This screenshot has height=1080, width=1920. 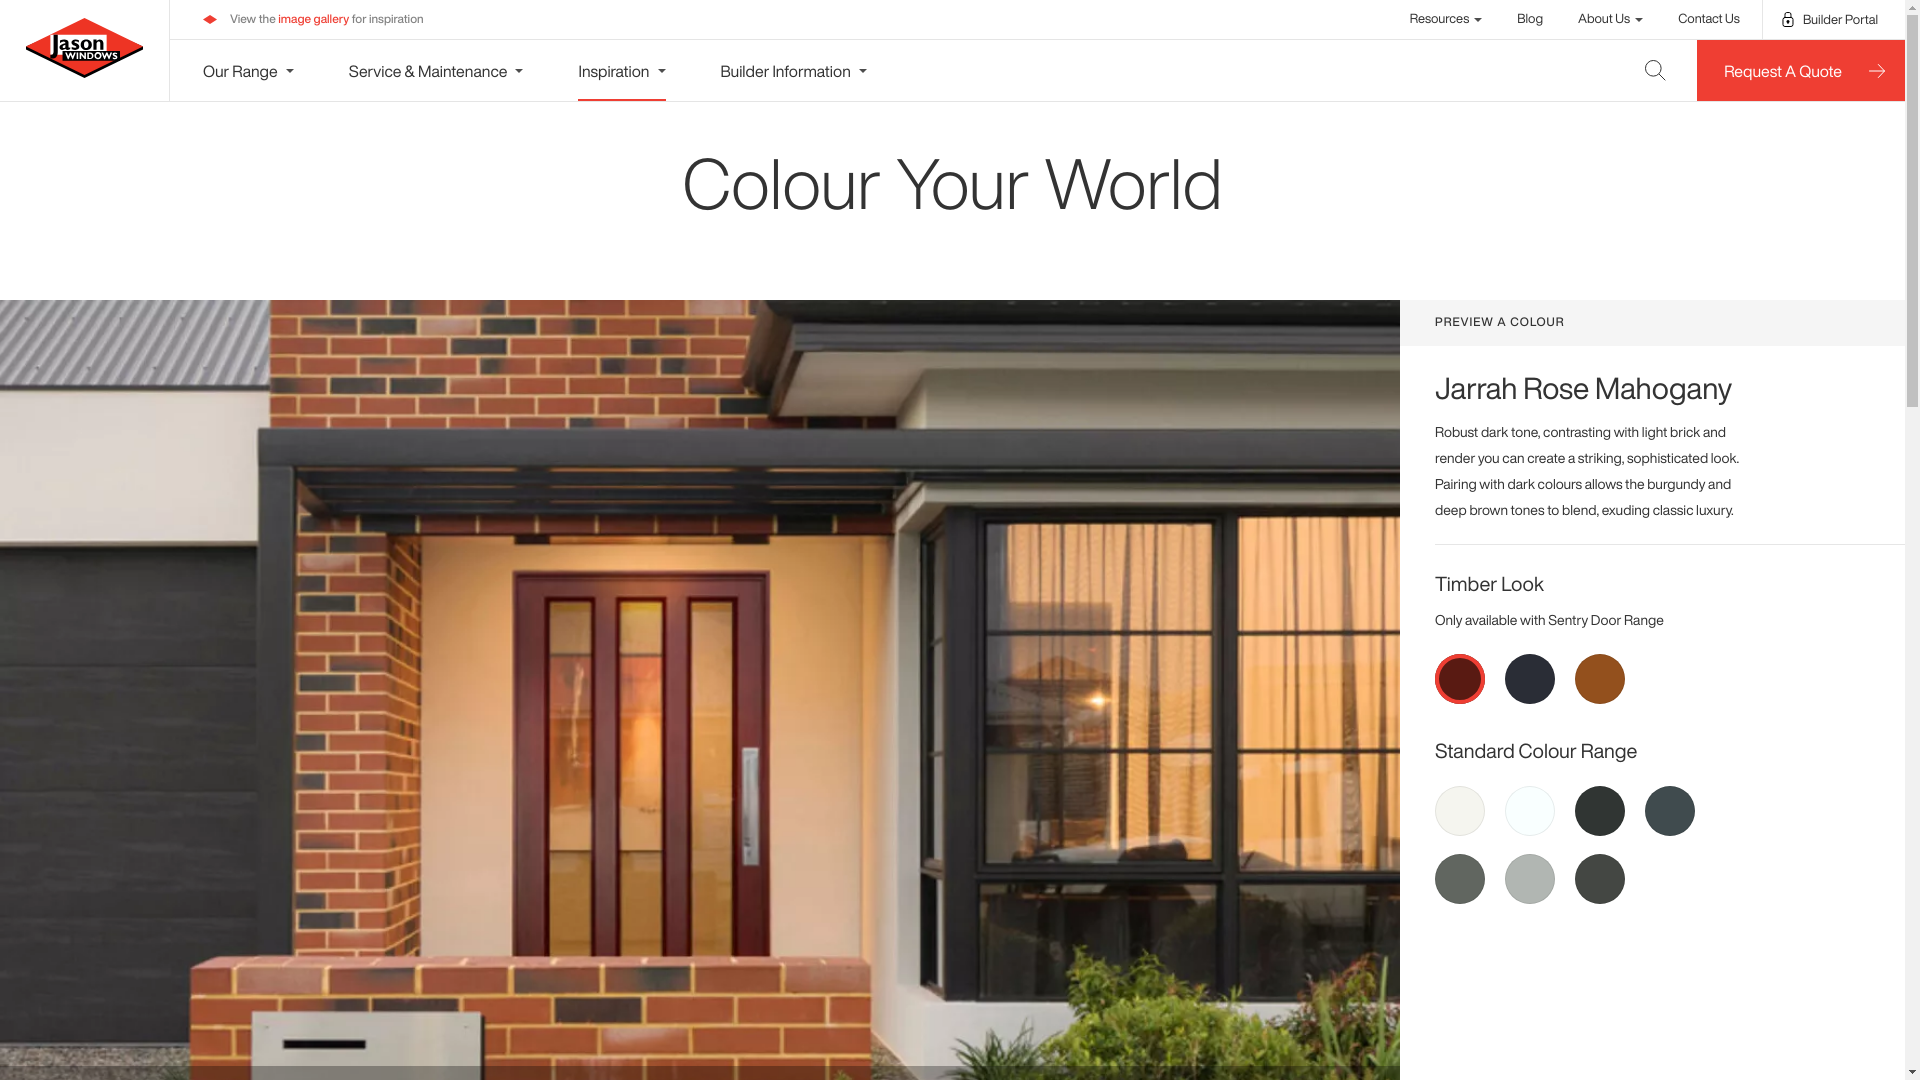 I want to click on 'Skip to Content', so click(x=9, y=9).